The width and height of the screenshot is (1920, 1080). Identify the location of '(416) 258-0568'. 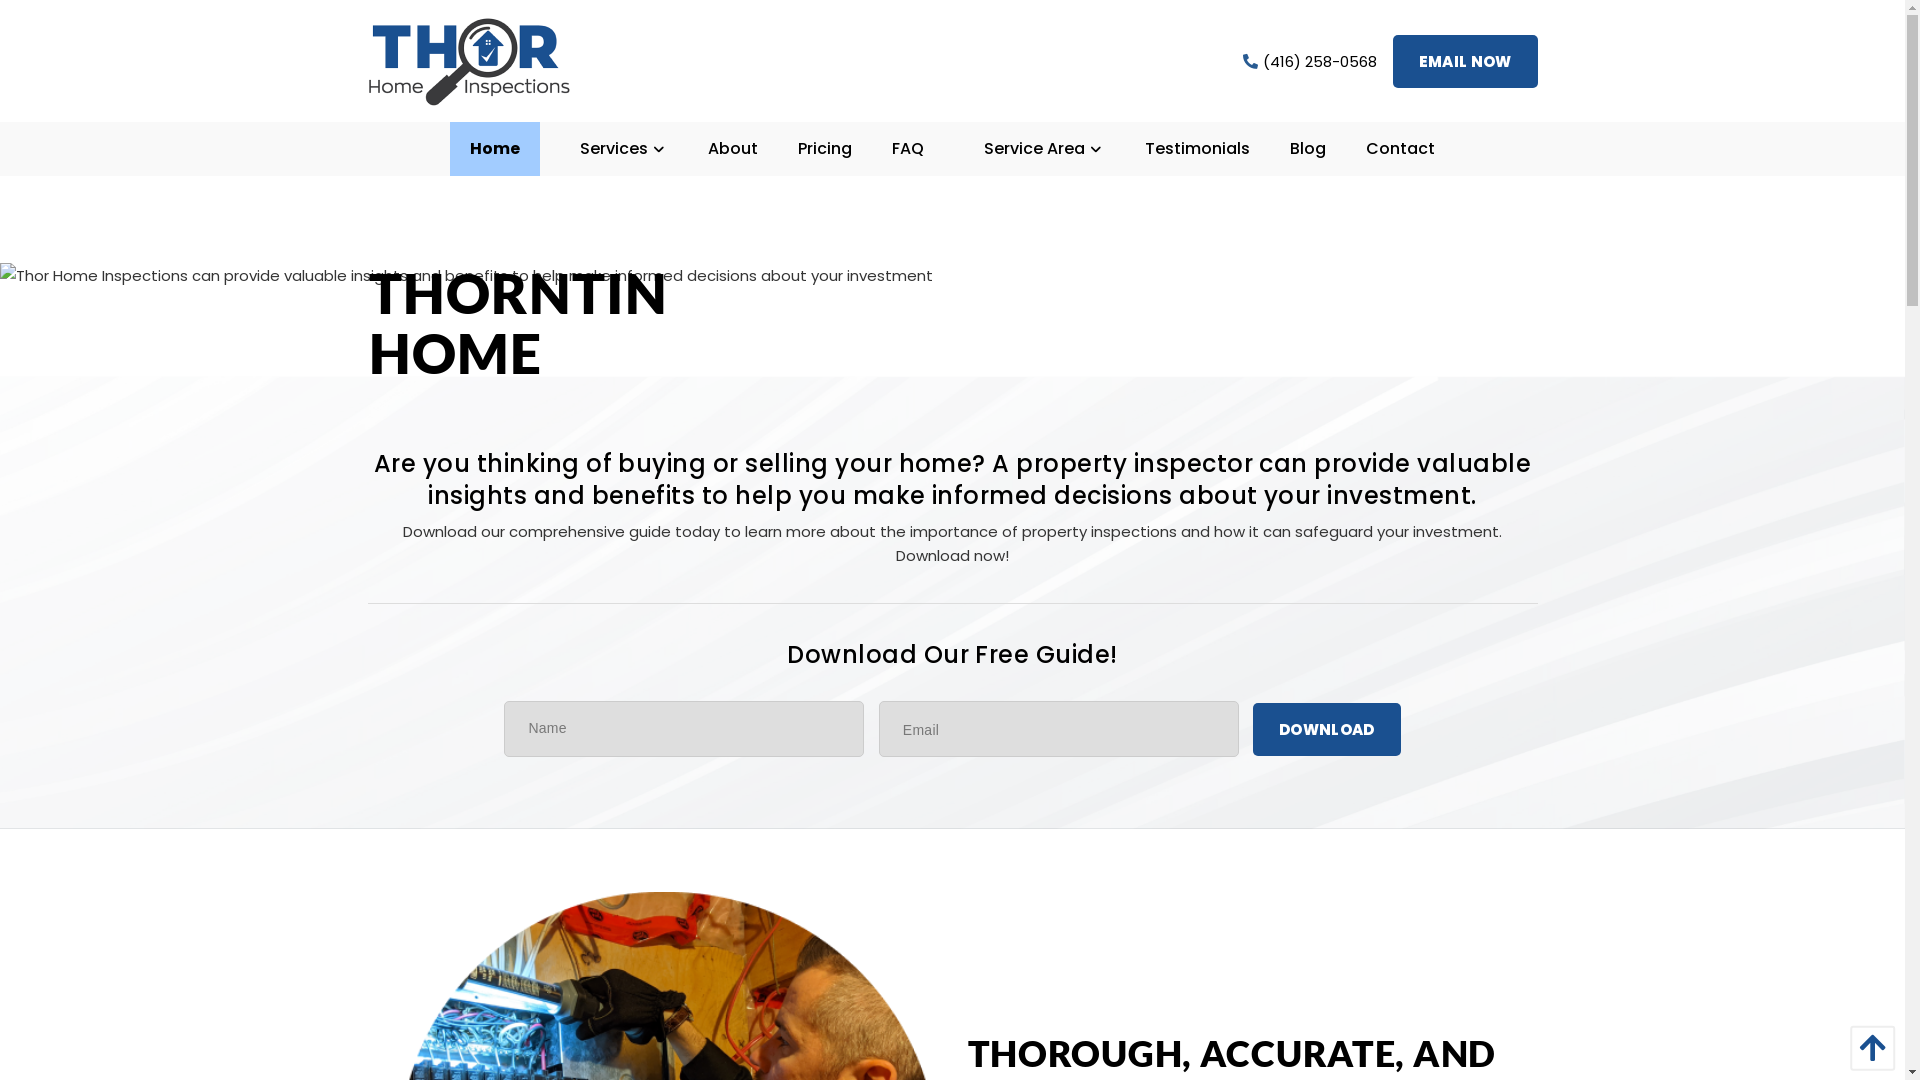
(1310, 59).